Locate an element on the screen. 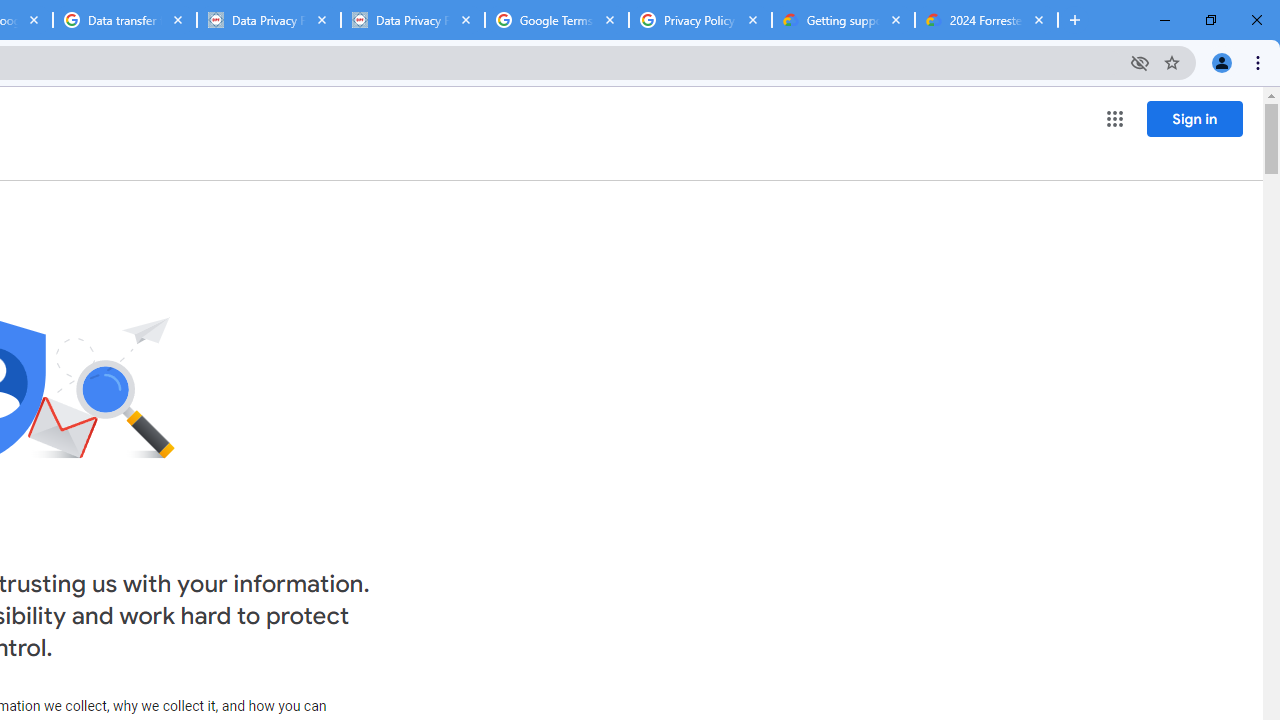  'Data Privacy Framework' is located at coordinates (411, 20).